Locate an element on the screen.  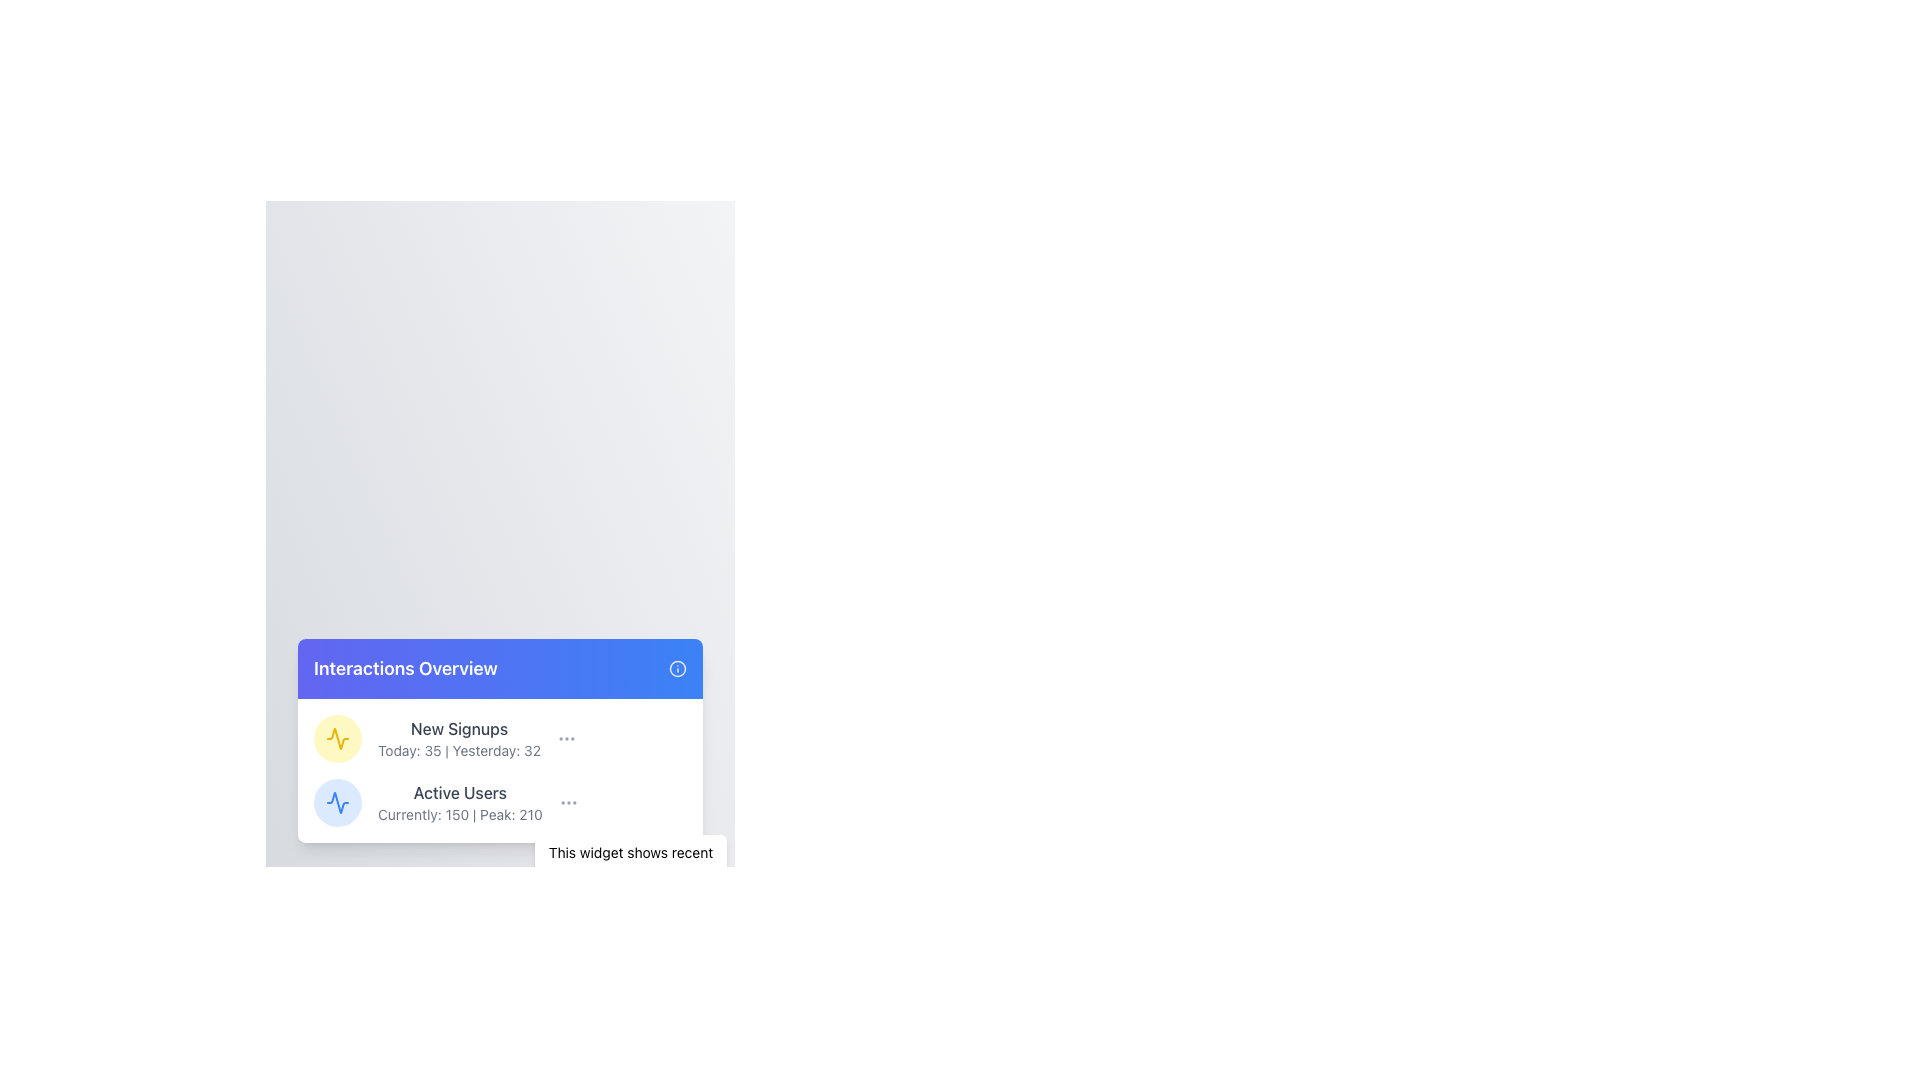
the Text Display with Icon that shows 'Active UsersCurrently: 150 | Peak: 210', located below the 'New Signups' information is located at coordinates (500, 801).